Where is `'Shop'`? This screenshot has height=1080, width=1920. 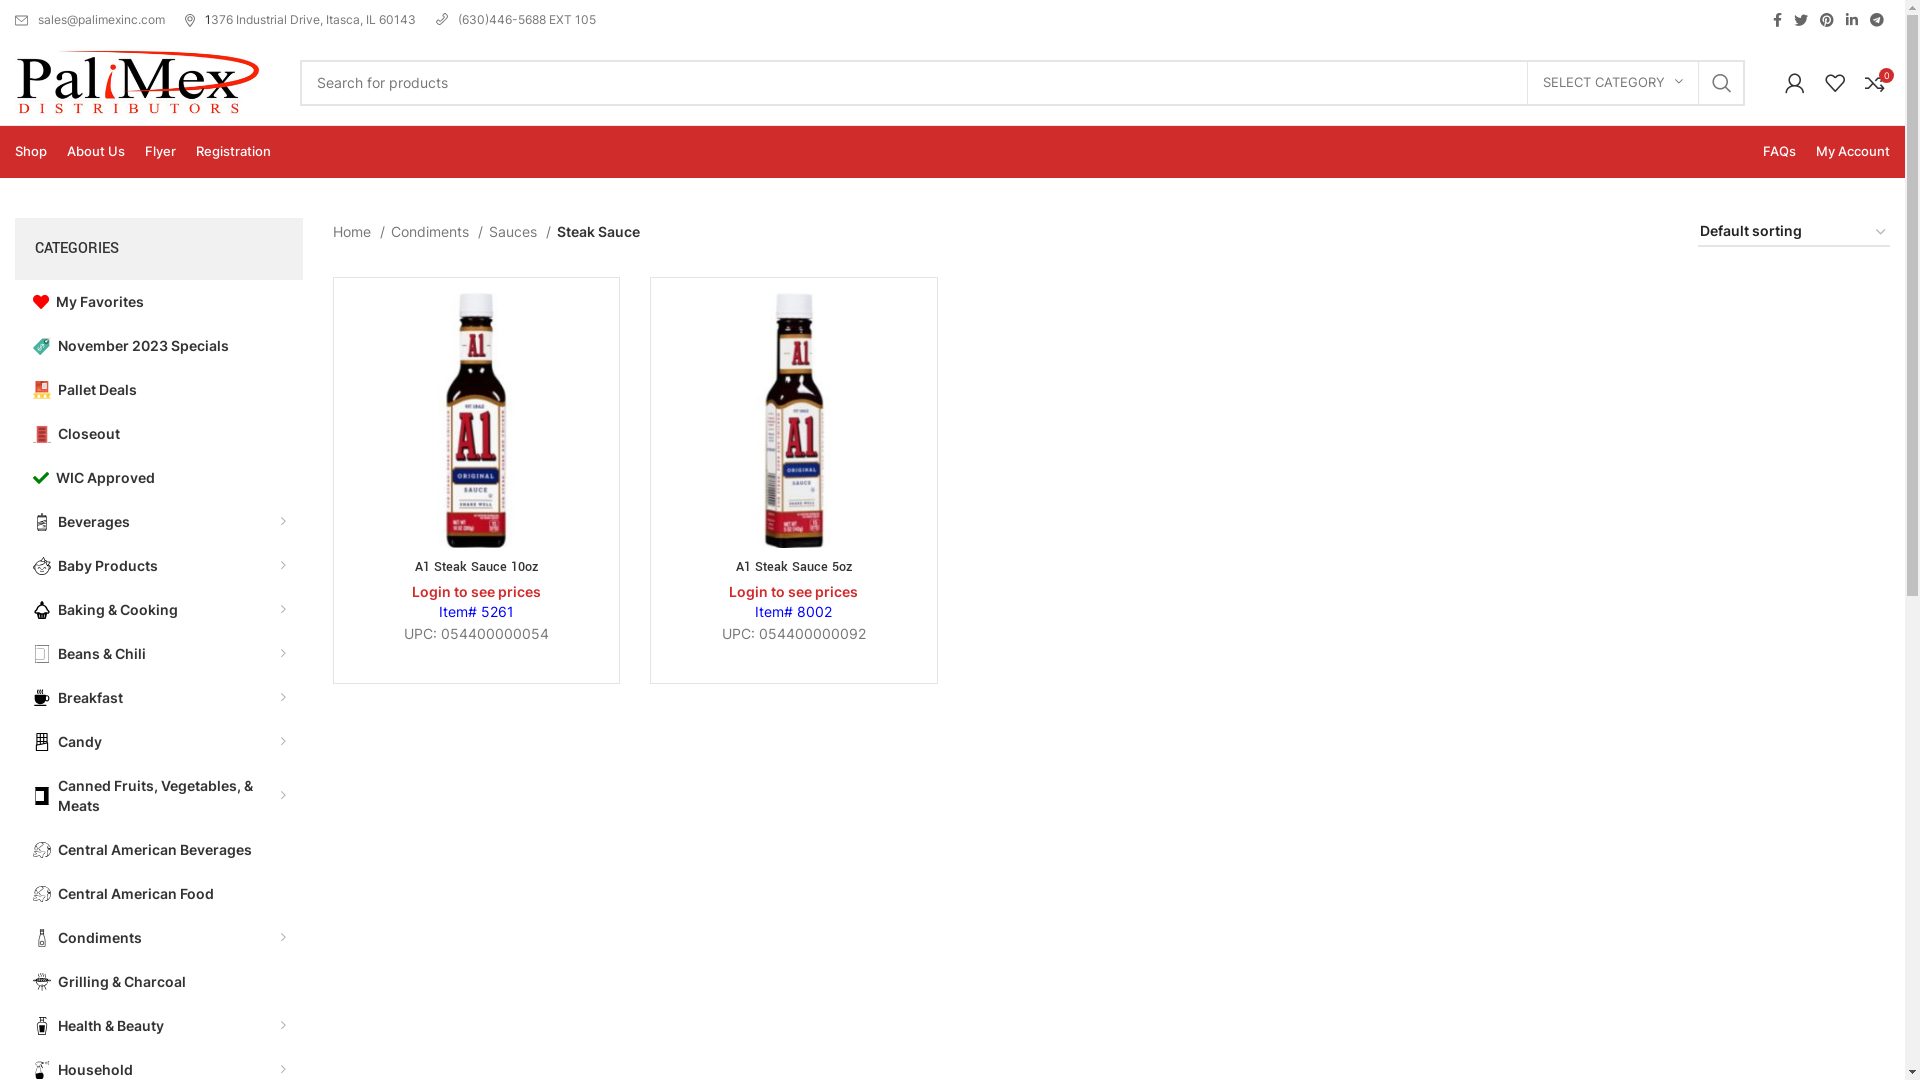
'Shop' is located at coordinates (14, 150).